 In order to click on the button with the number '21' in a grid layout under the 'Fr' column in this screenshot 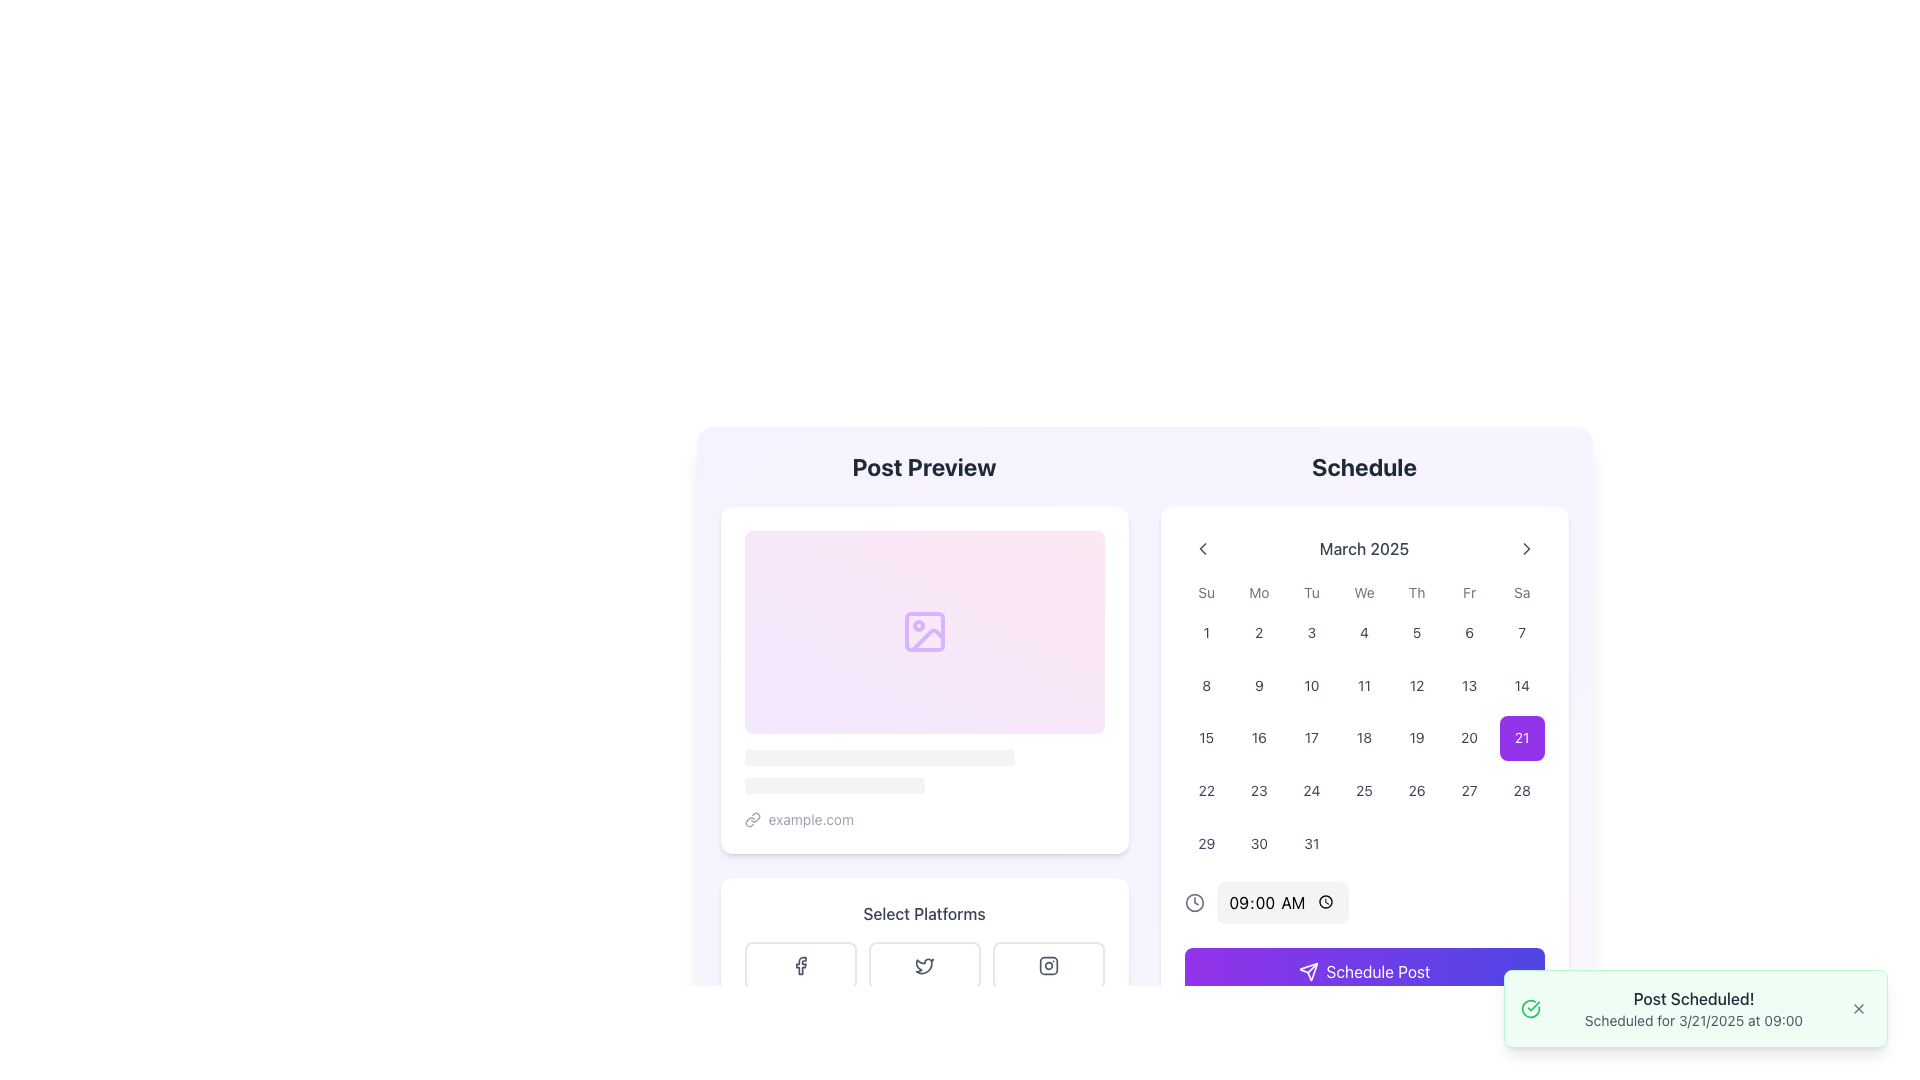, I will do `click(1521, 738)`.